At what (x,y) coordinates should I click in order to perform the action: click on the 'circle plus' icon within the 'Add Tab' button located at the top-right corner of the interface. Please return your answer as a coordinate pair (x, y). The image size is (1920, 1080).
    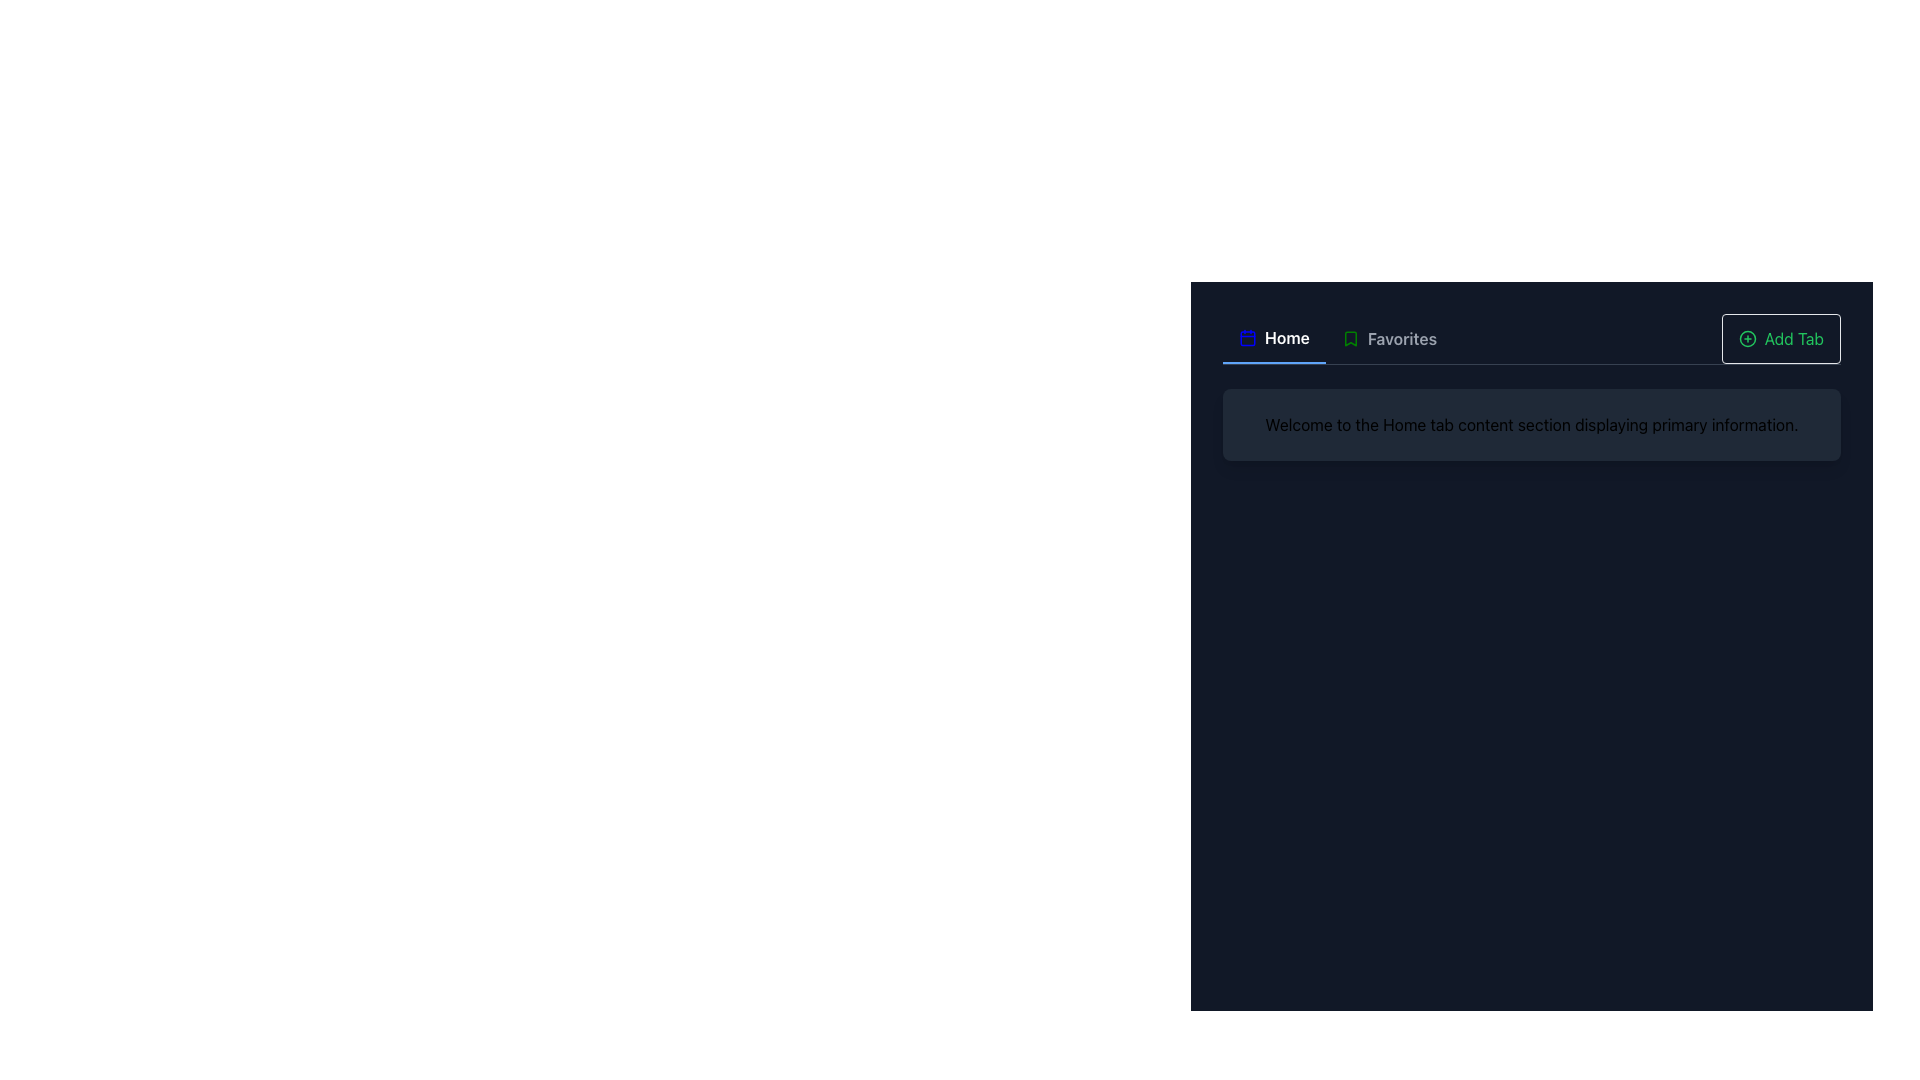
    Looking at the image, I should click on (1746, 338).